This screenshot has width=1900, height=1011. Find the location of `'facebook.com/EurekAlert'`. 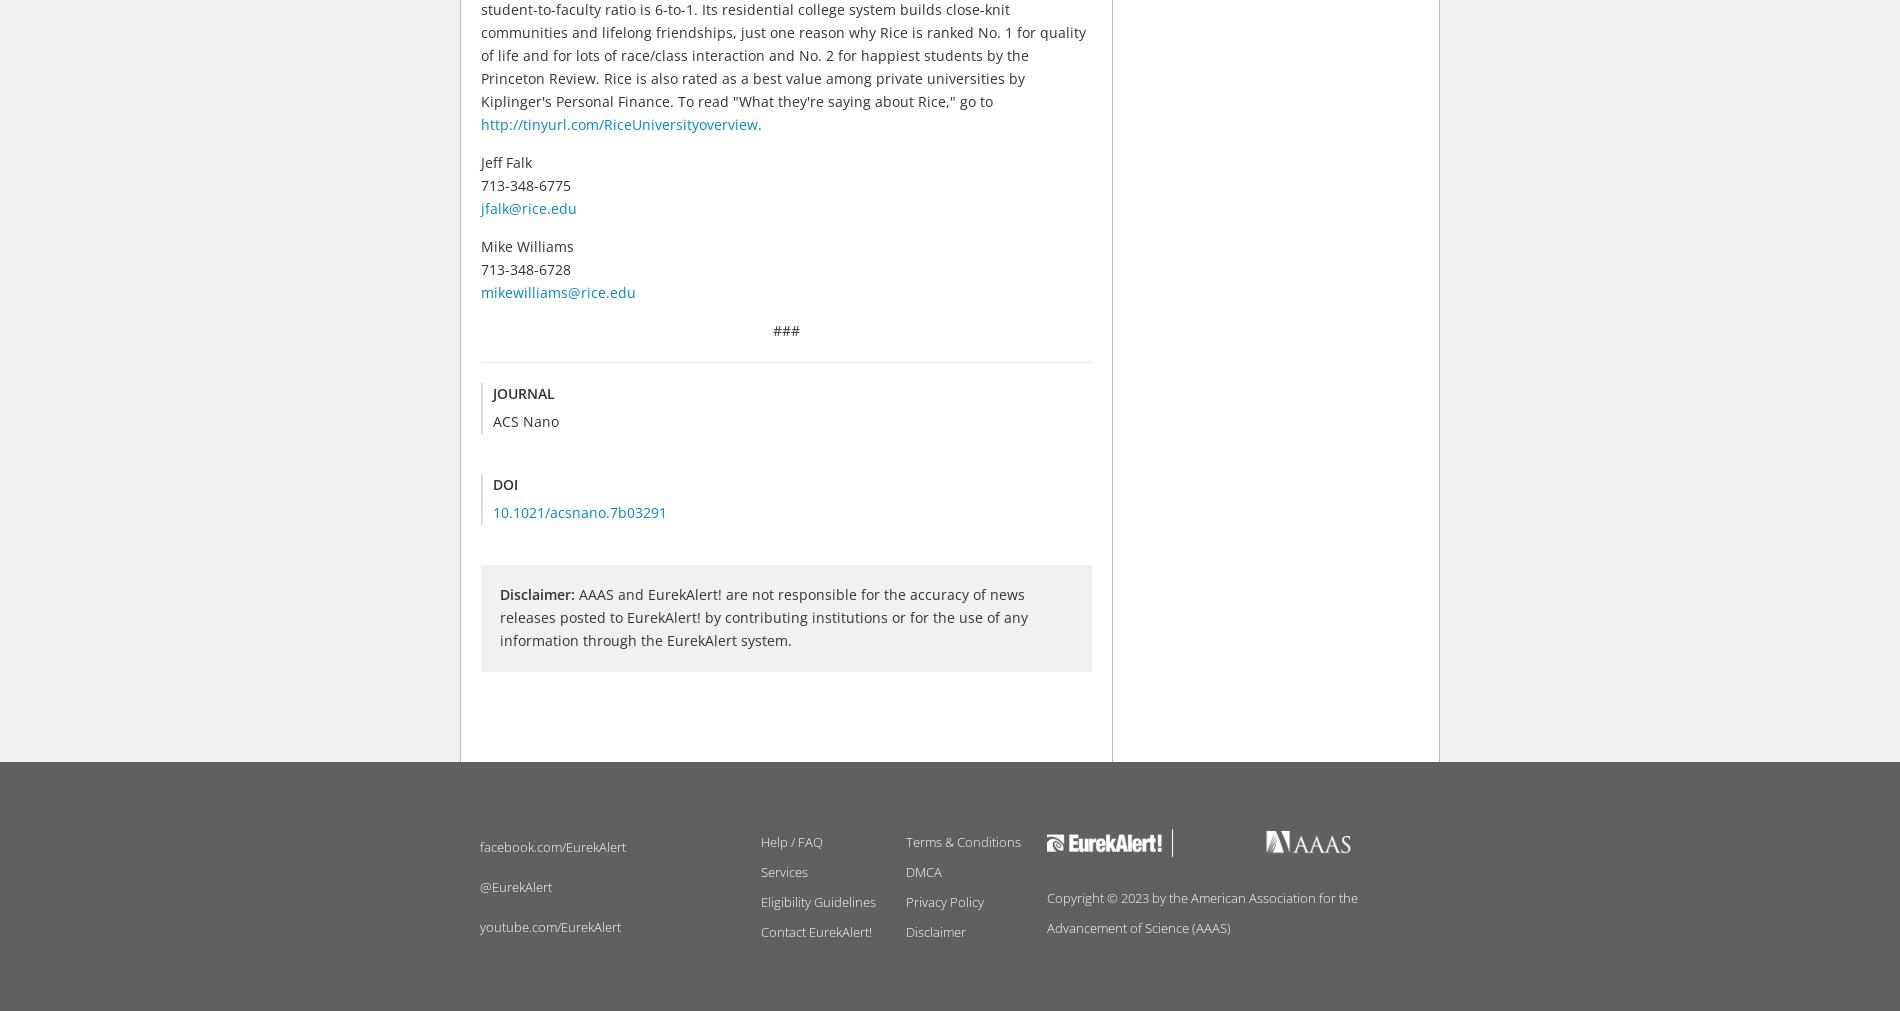

'facebook.com/EurekAlert' is located at coordinates (553, 846).